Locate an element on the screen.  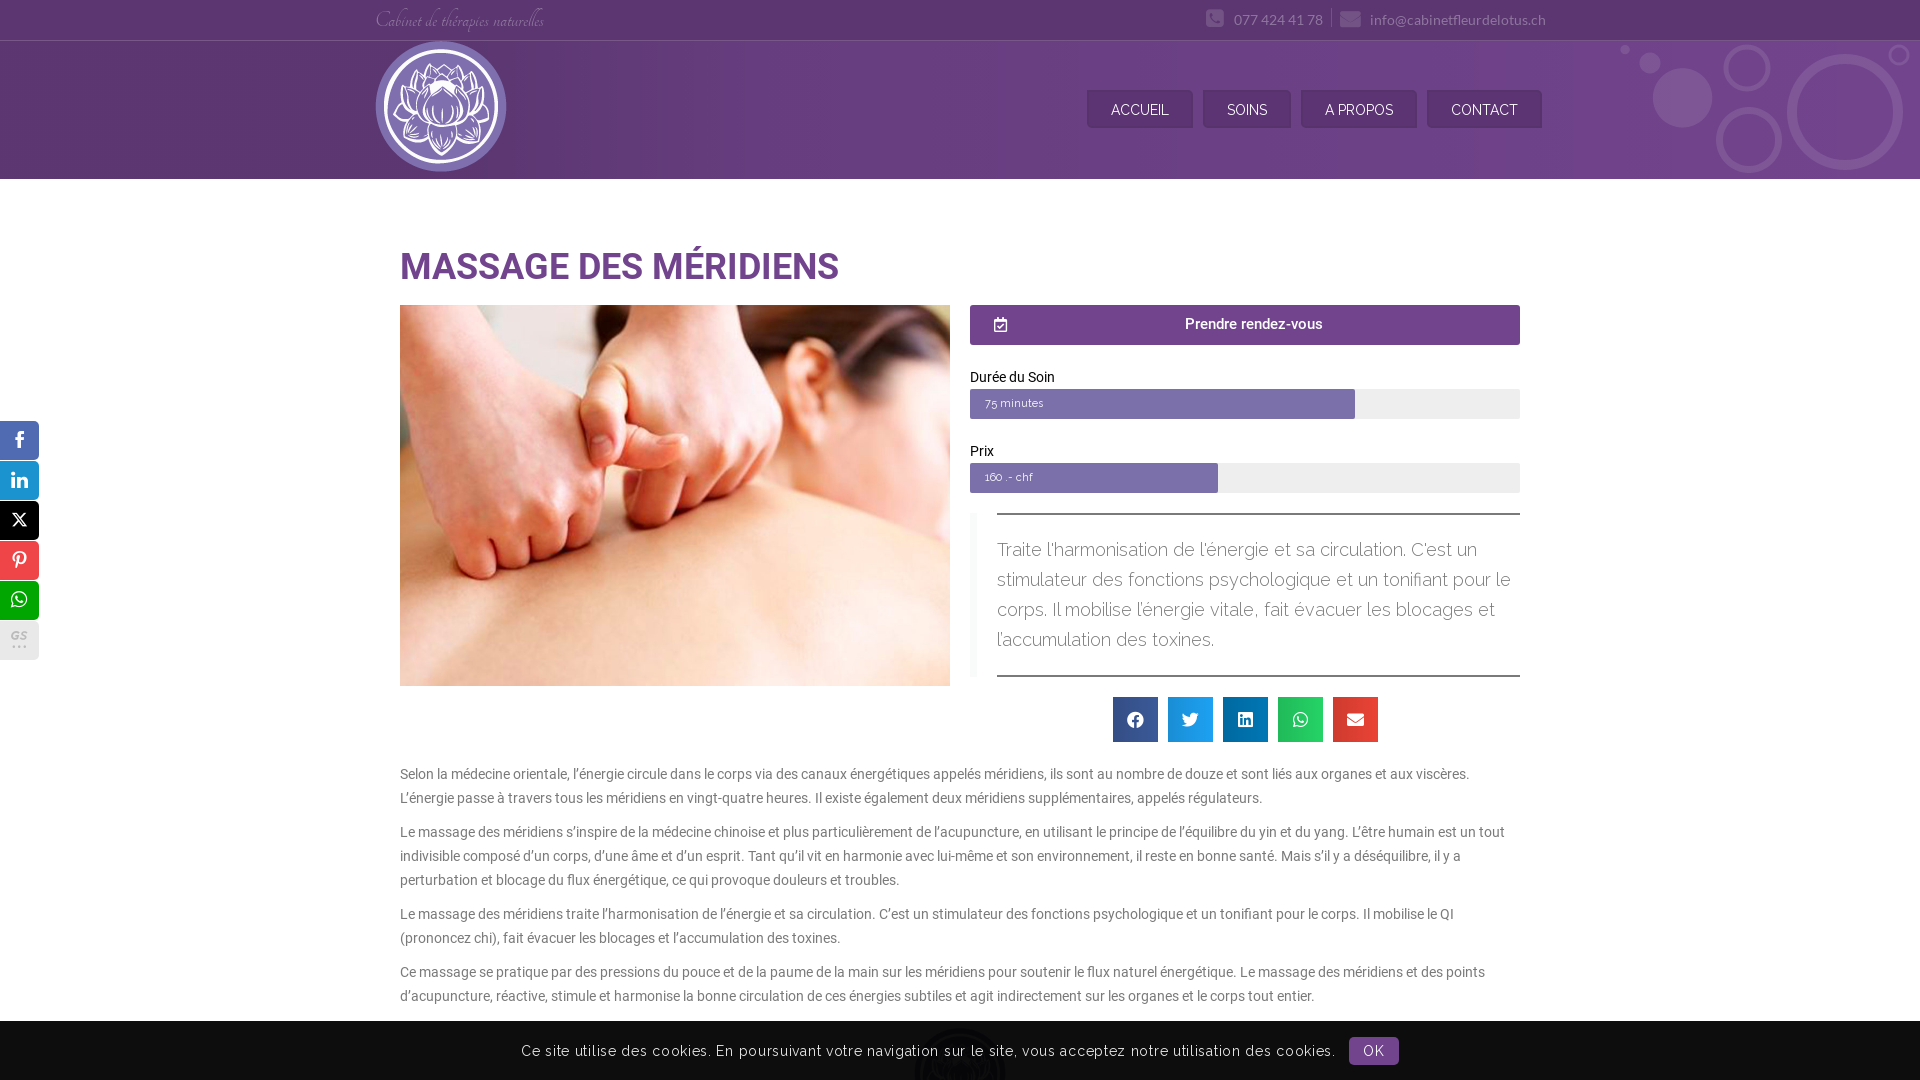
'077 424 41 78' is located at coordinates (1262, 18).